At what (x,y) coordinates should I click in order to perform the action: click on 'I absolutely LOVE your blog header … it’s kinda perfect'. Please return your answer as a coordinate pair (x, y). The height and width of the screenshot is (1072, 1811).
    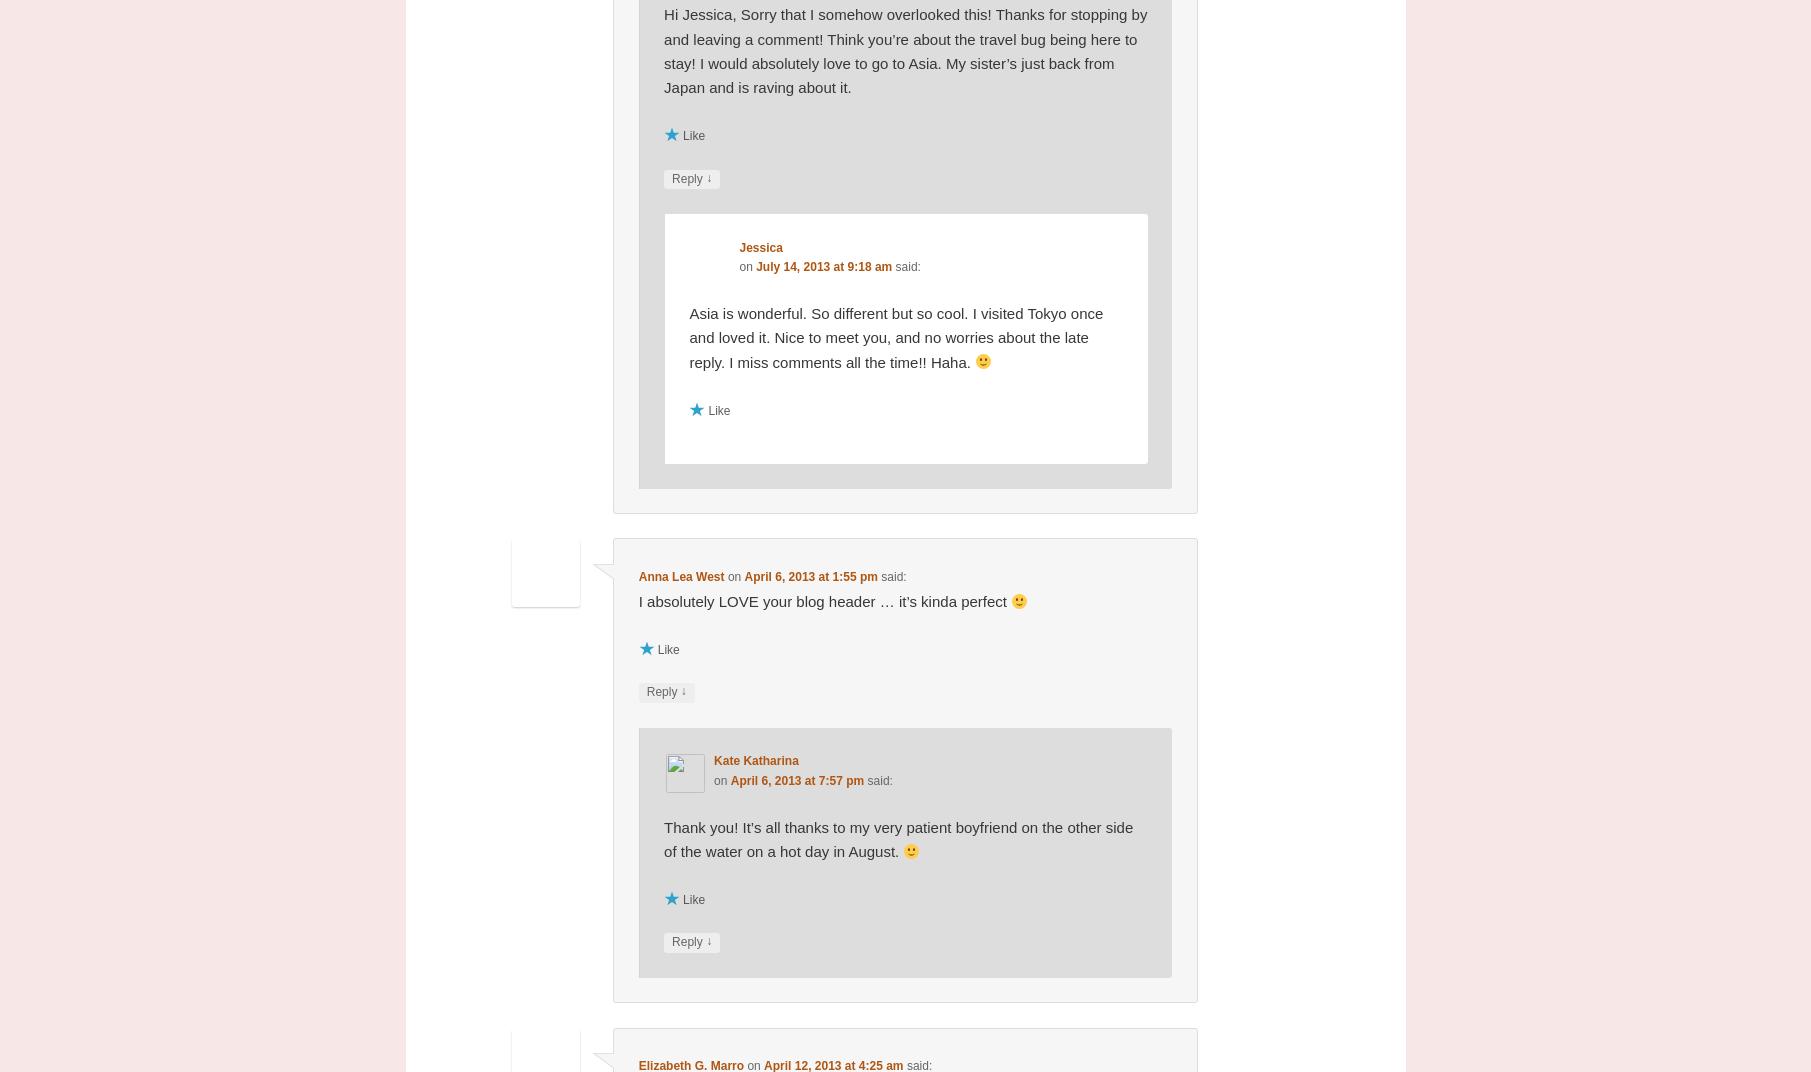
    Looking at the image, I should click on (824, 600).